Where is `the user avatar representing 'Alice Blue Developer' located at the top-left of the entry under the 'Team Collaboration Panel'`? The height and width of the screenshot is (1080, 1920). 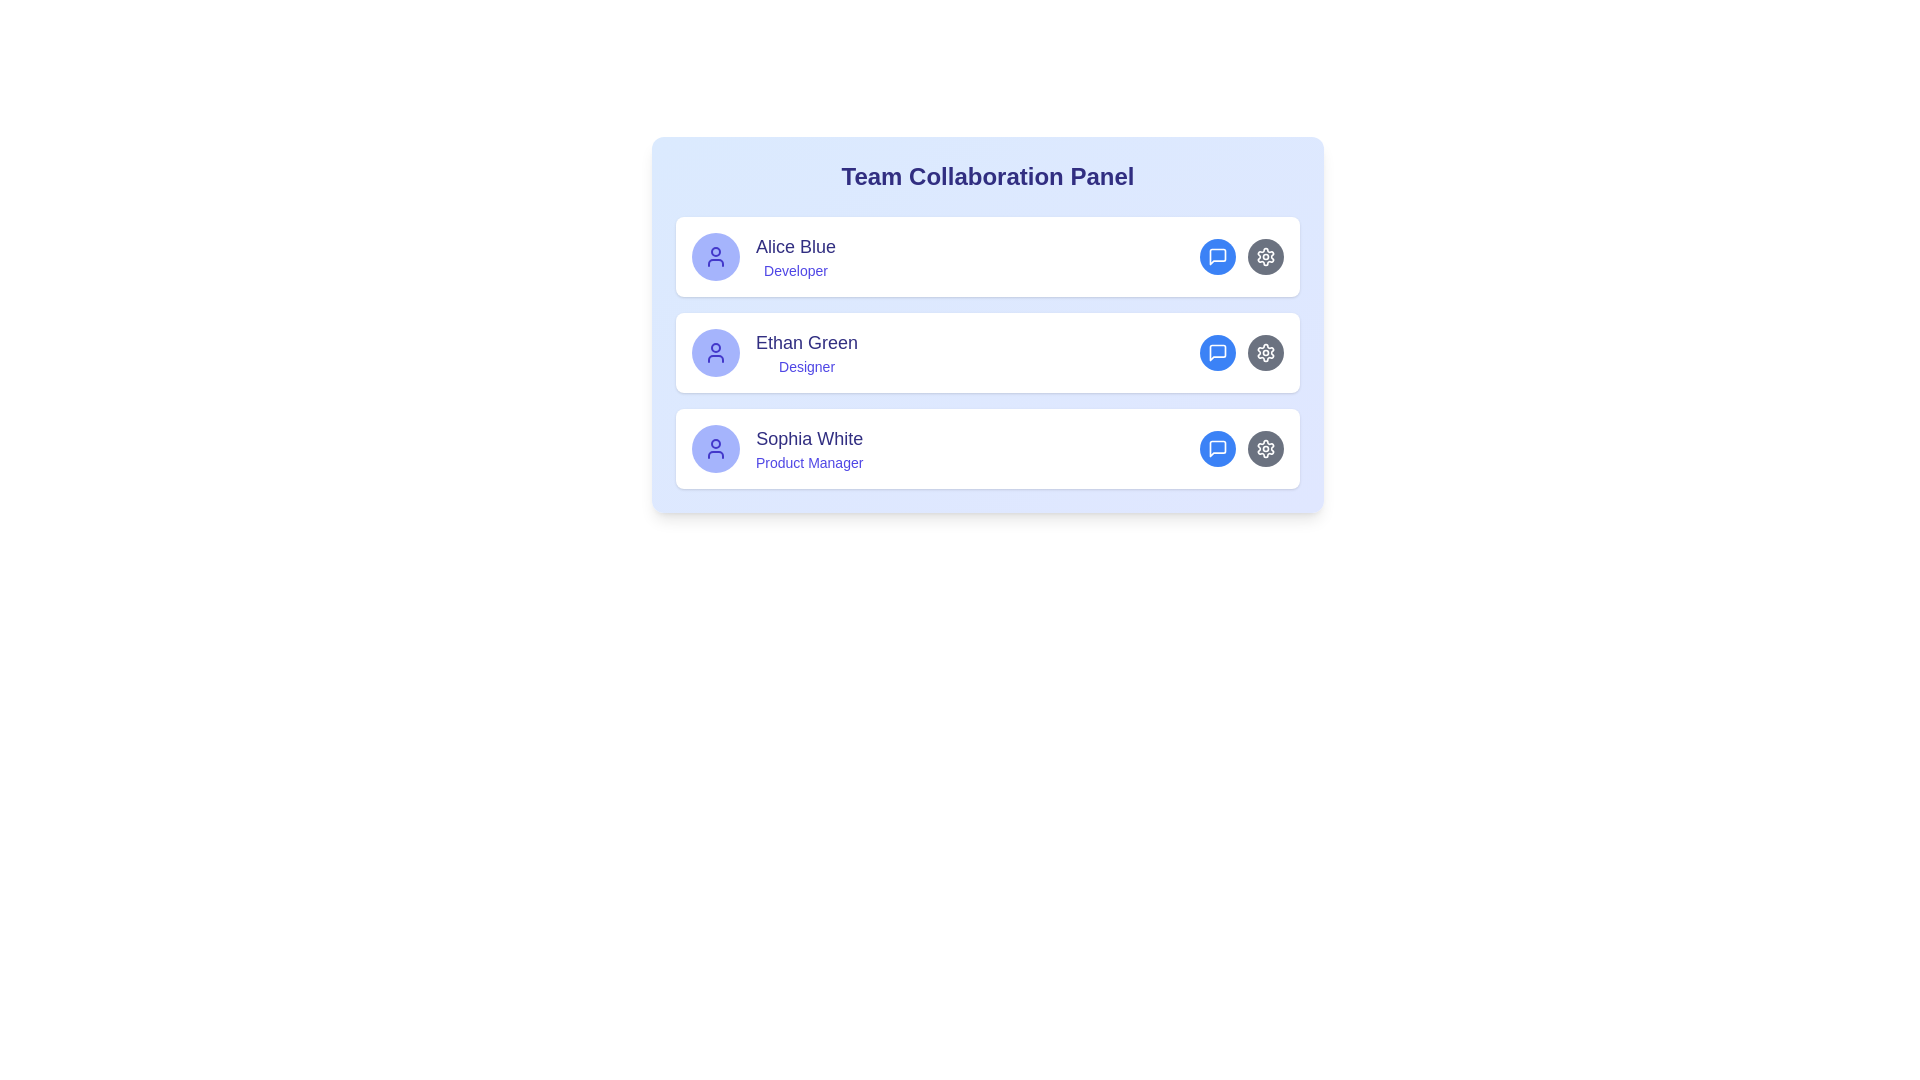 the user avatar representing 'Alice Blue Developer' located at the top-left of the entry under the 'Team Collaboration Panel' is located at coordinates (715, 256).